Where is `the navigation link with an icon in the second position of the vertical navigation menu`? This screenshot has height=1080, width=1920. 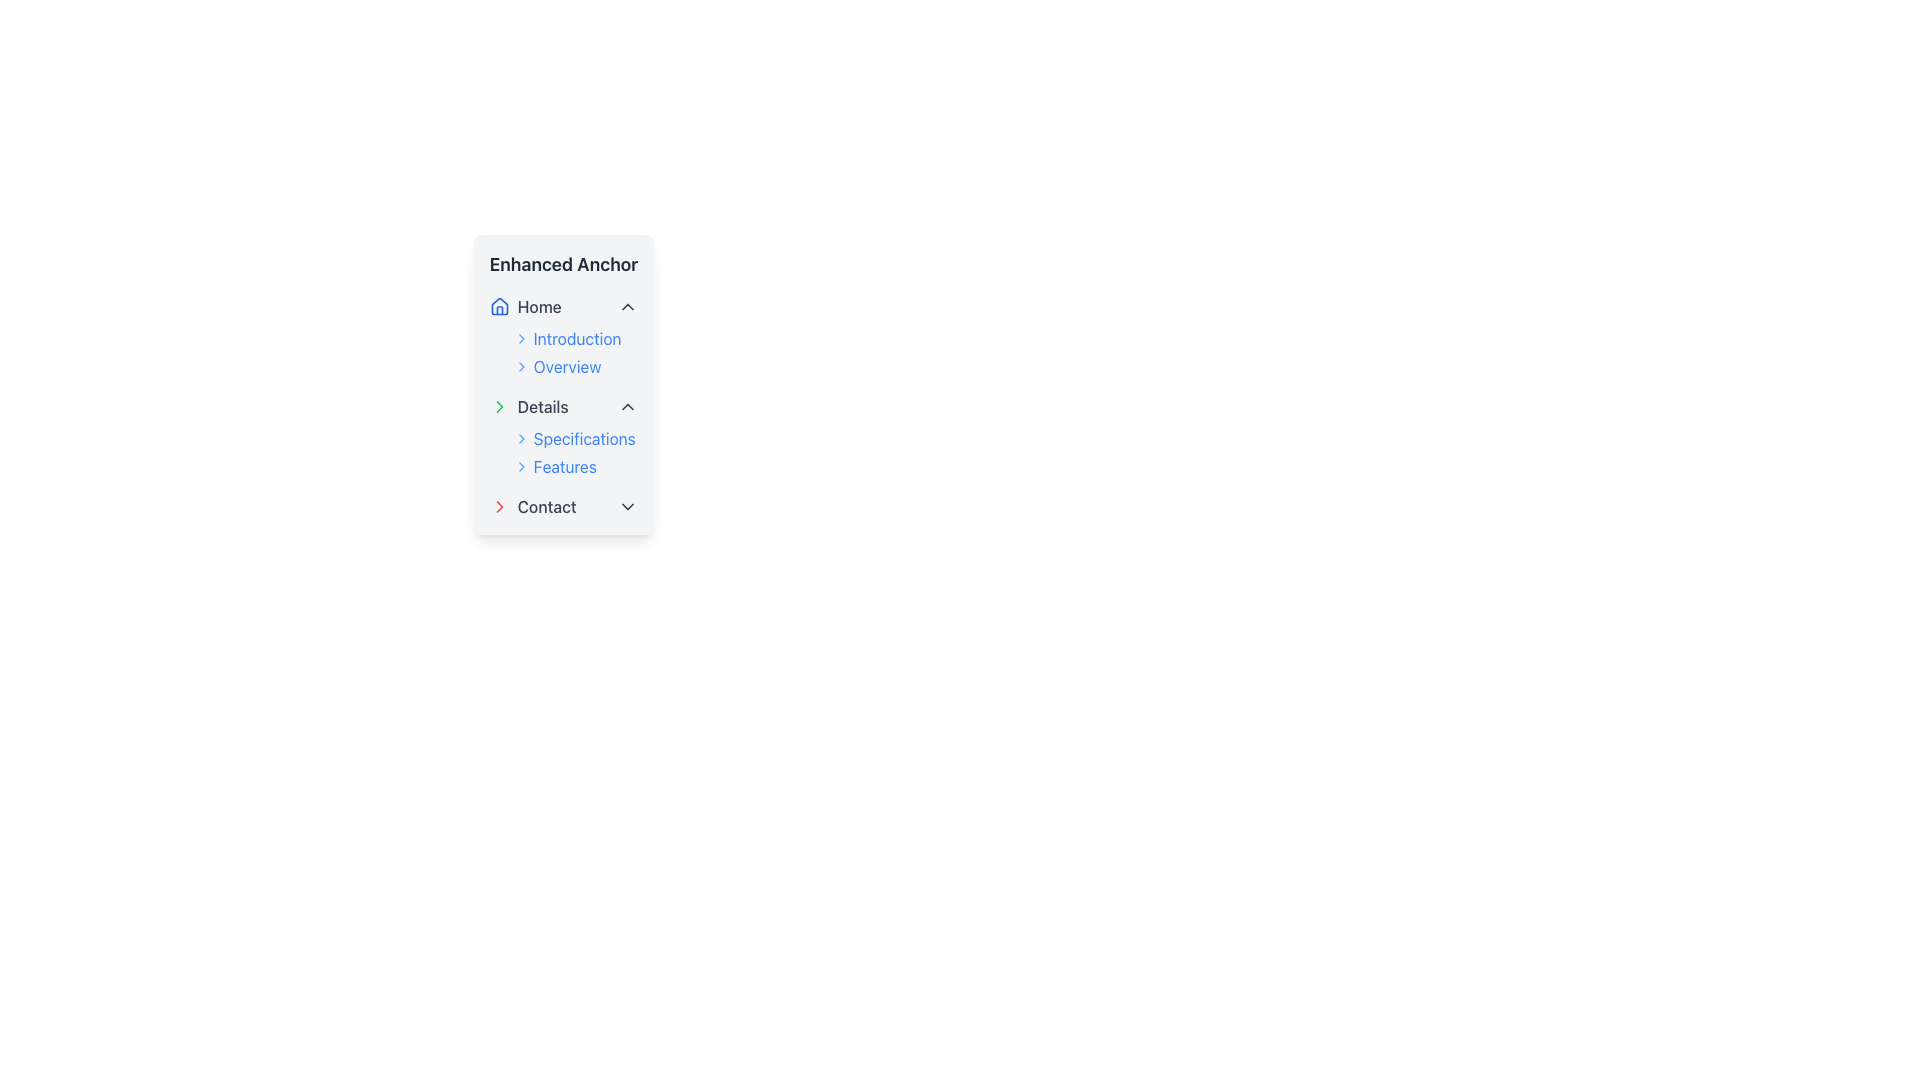 the navigation link with an icon in the second position of the vertical navigation menu is located at coordinates (529, 406).